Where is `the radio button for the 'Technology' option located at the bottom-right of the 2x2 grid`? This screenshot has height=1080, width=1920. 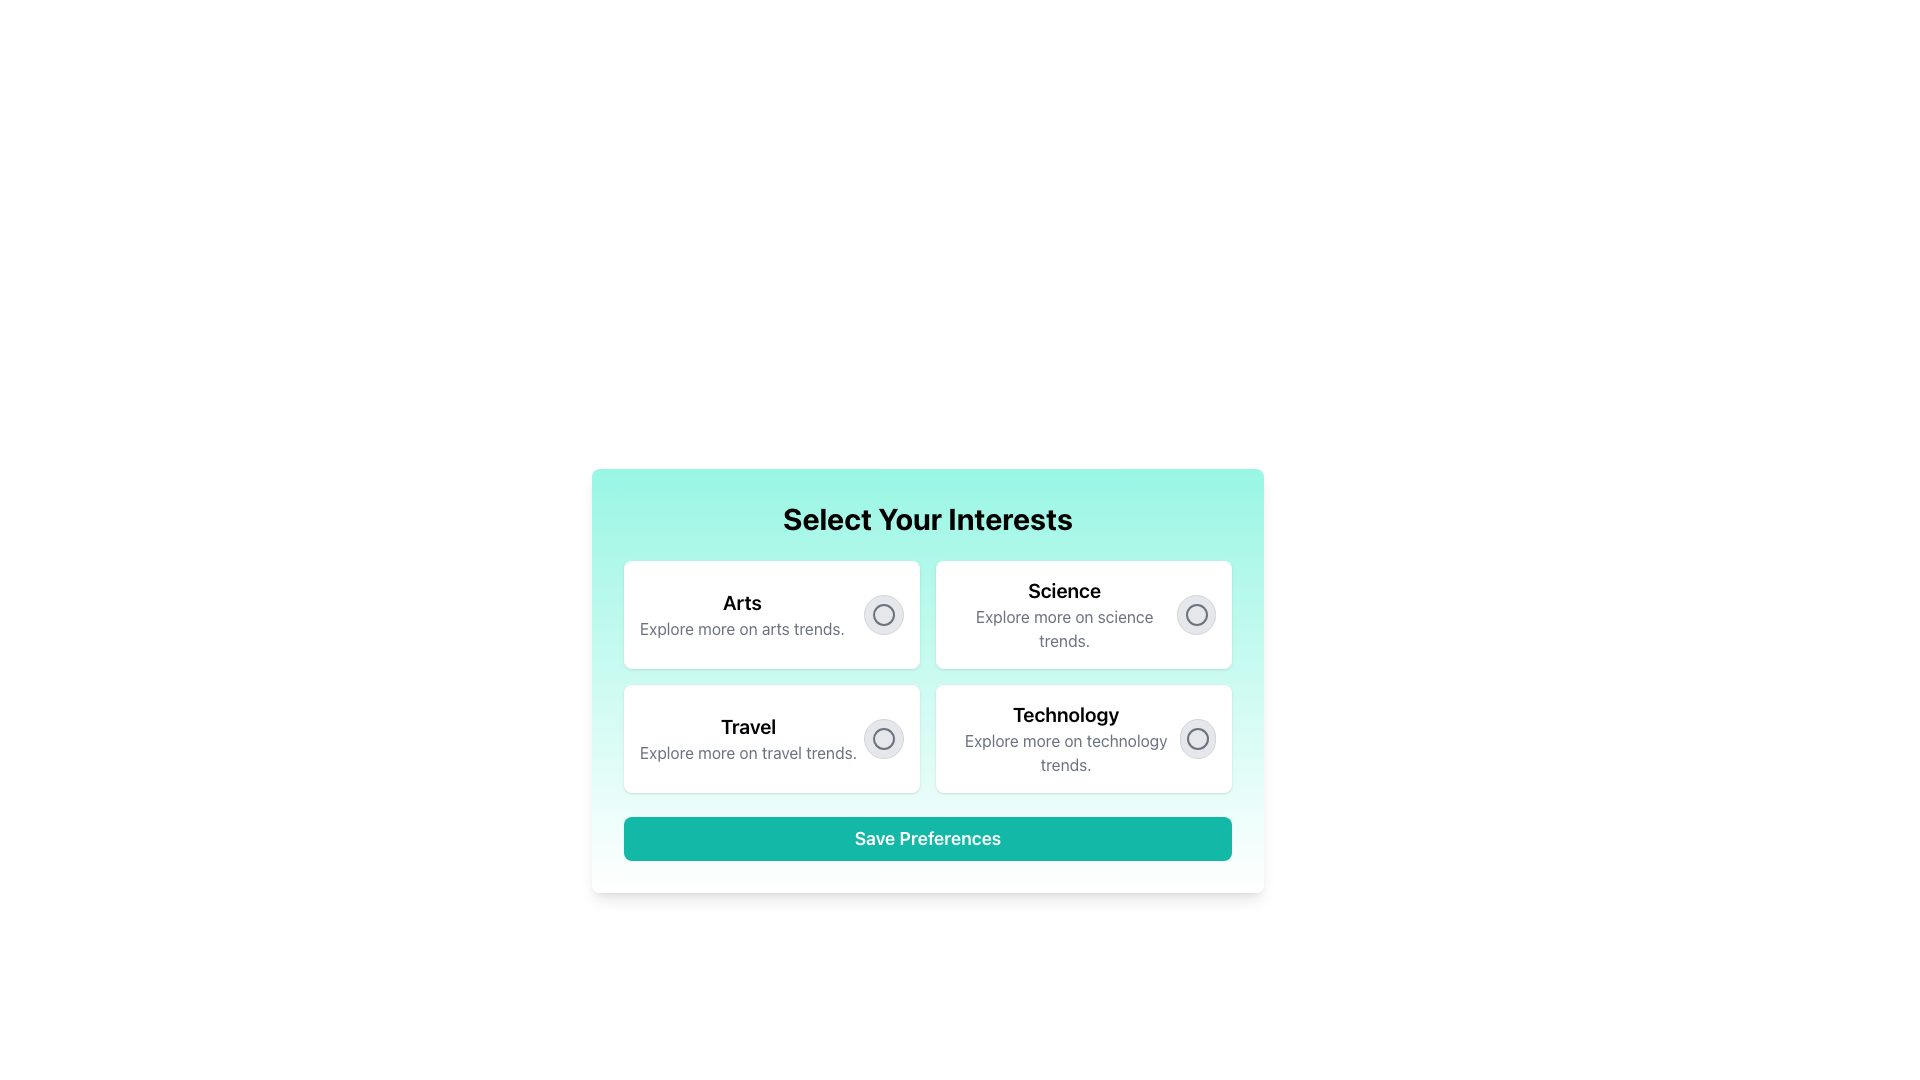
the radio button for the 'Technology' option located at the bottom-right of the 2x2 grid is located at coordinates (1198, 739).